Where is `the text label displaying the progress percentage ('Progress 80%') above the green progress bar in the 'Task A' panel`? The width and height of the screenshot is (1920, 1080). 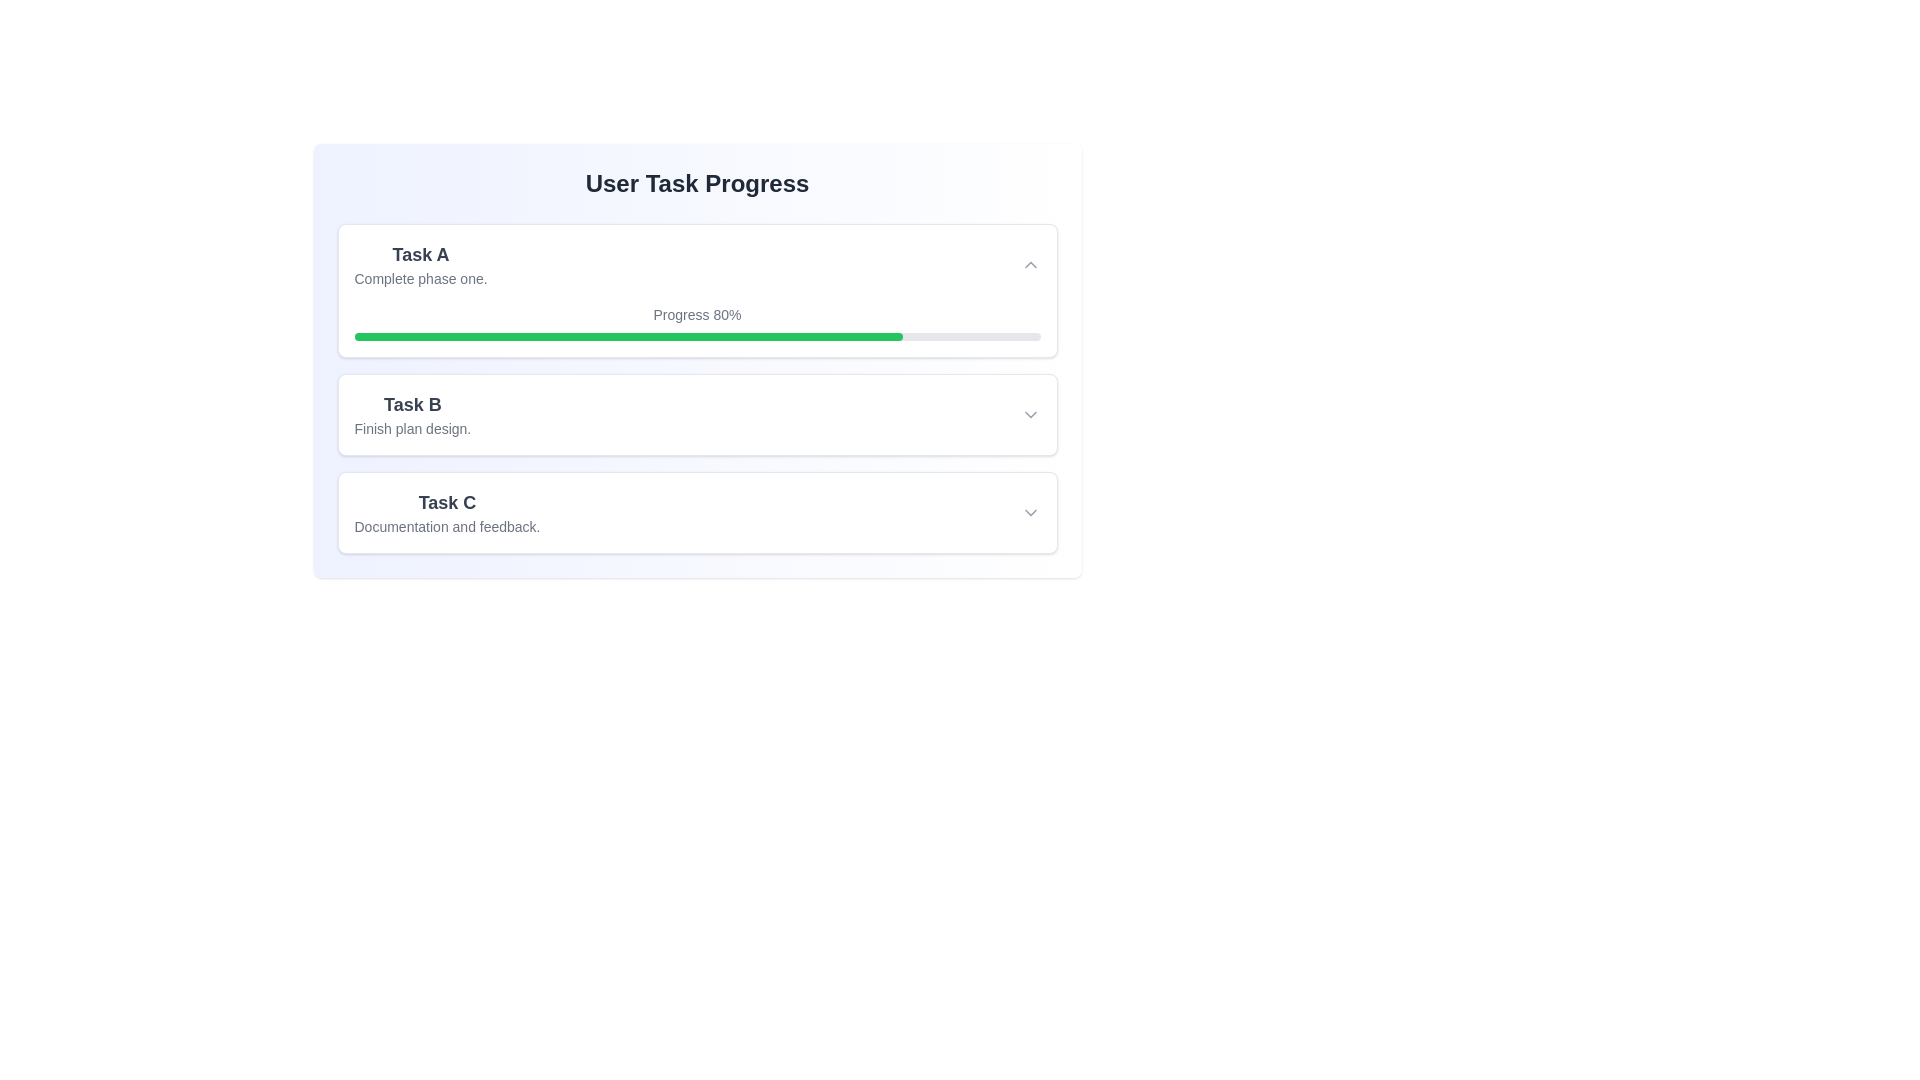
the text label displaying the progress percentage ('Progress 80%') above the green progress bar in the 'Task A' panel is located at coordinates (697, 315).